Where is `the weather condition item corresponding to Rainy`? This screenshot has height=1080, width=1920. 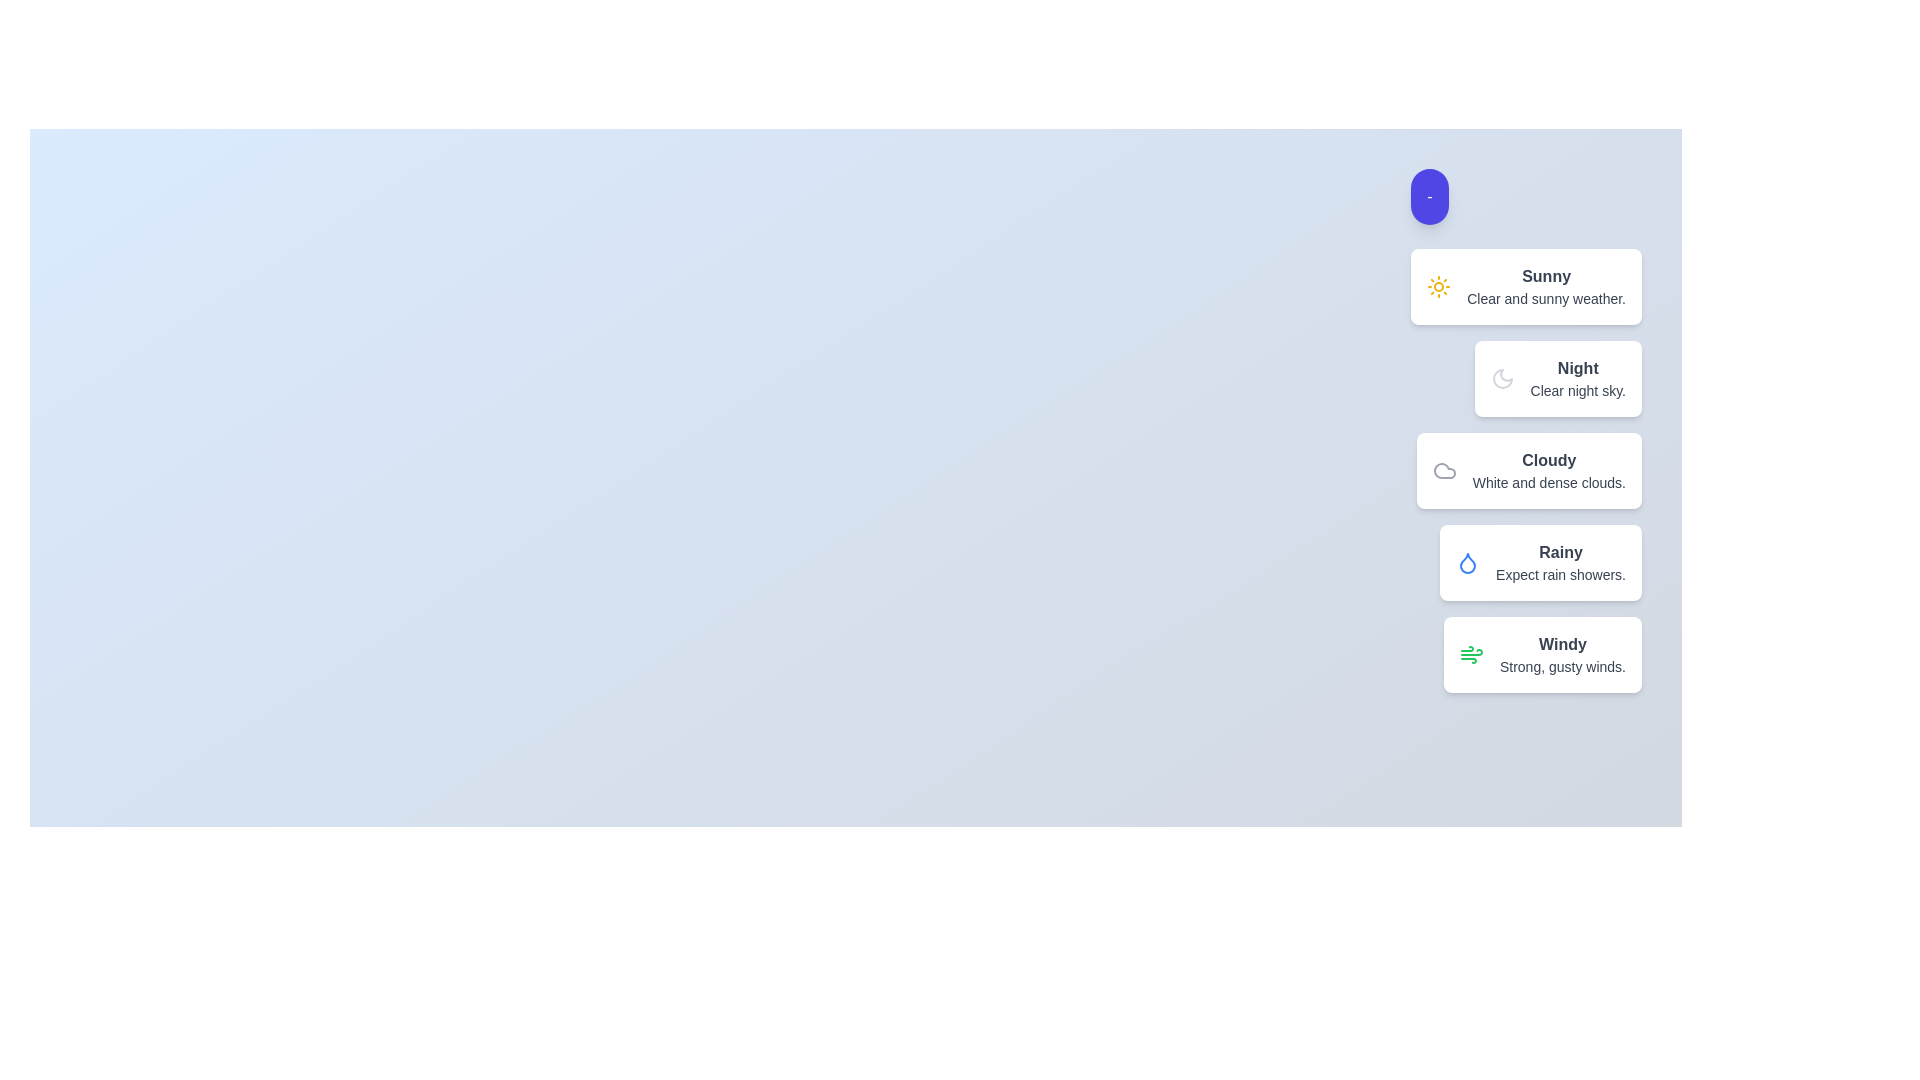 the weather condition item corresponding to Rainy is located at coordinates (1539, 563).